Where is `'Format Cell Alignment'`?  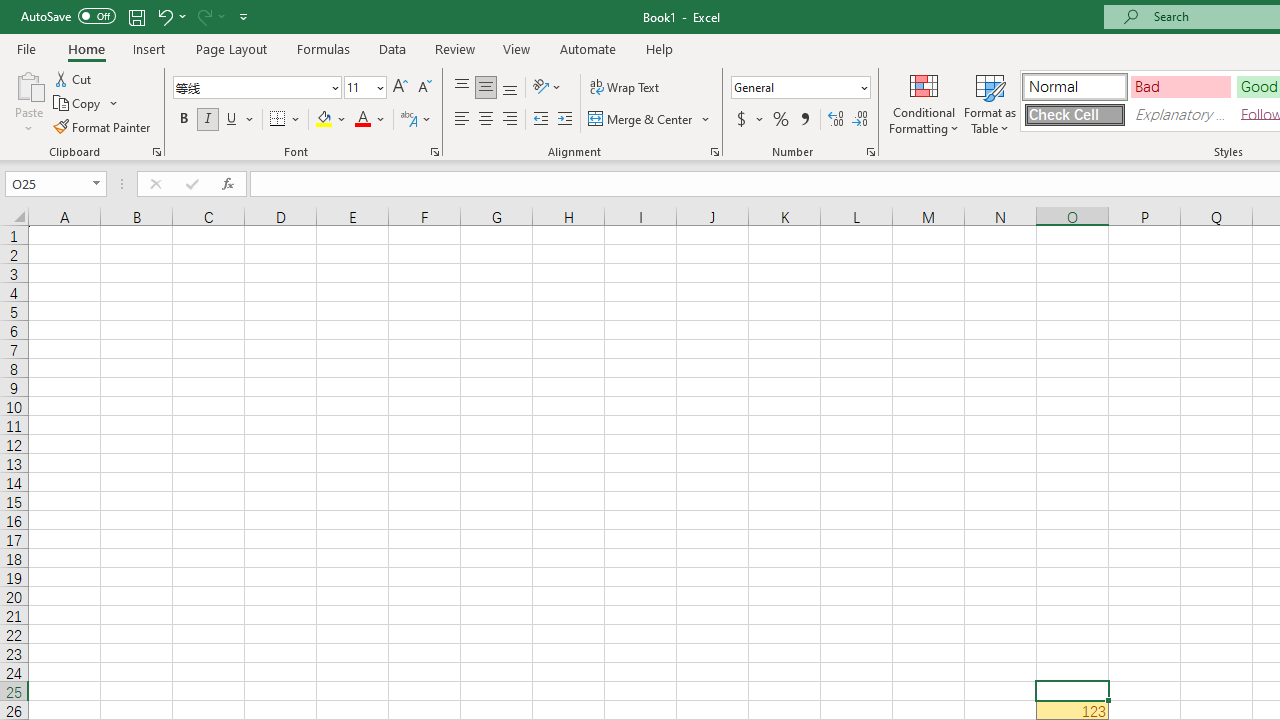
'Format Cell Alignment' is located at coordinates (714, 150).